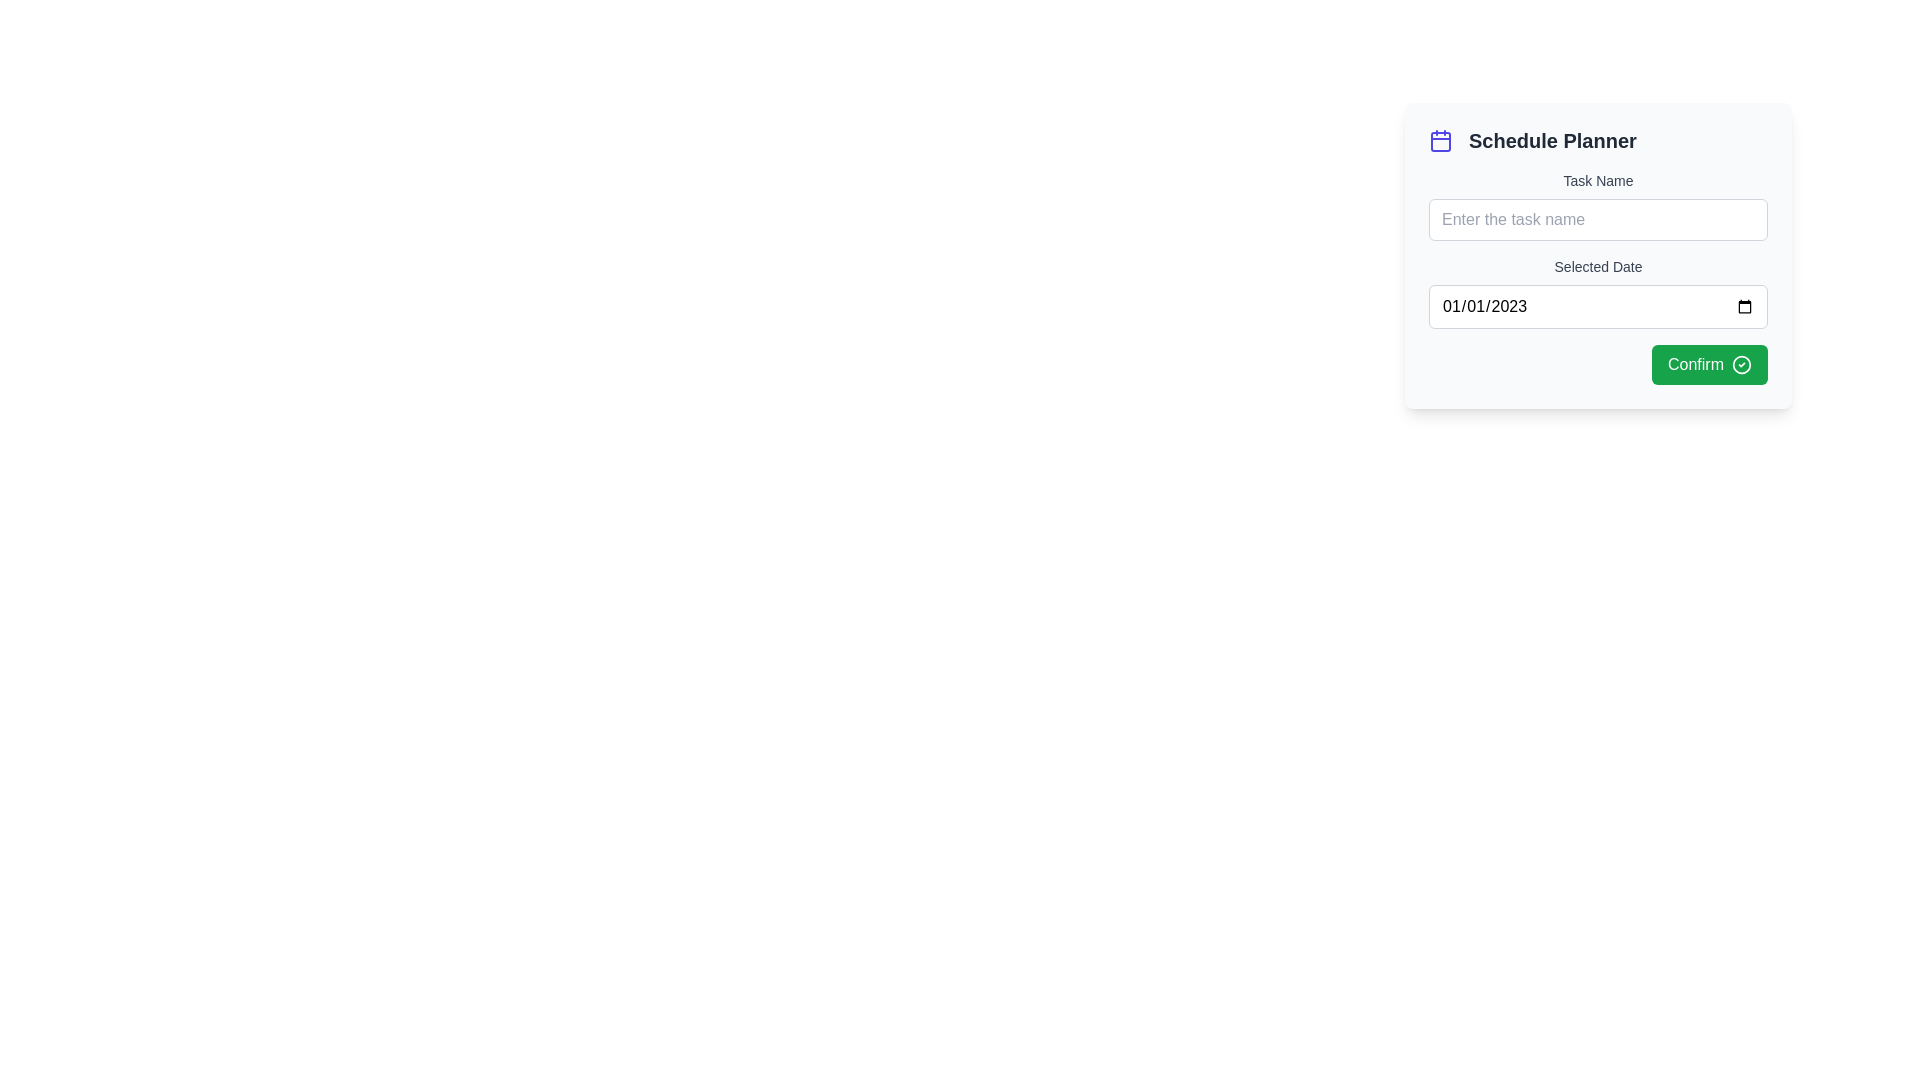 This screenshot has width=1920, height=1080. Describe the element at coordinates (1440, 141) in the screenshot. I see `the primary rectangular body of the calendar icon located in the top-left corner of the Schedule Planner interface` at that location.